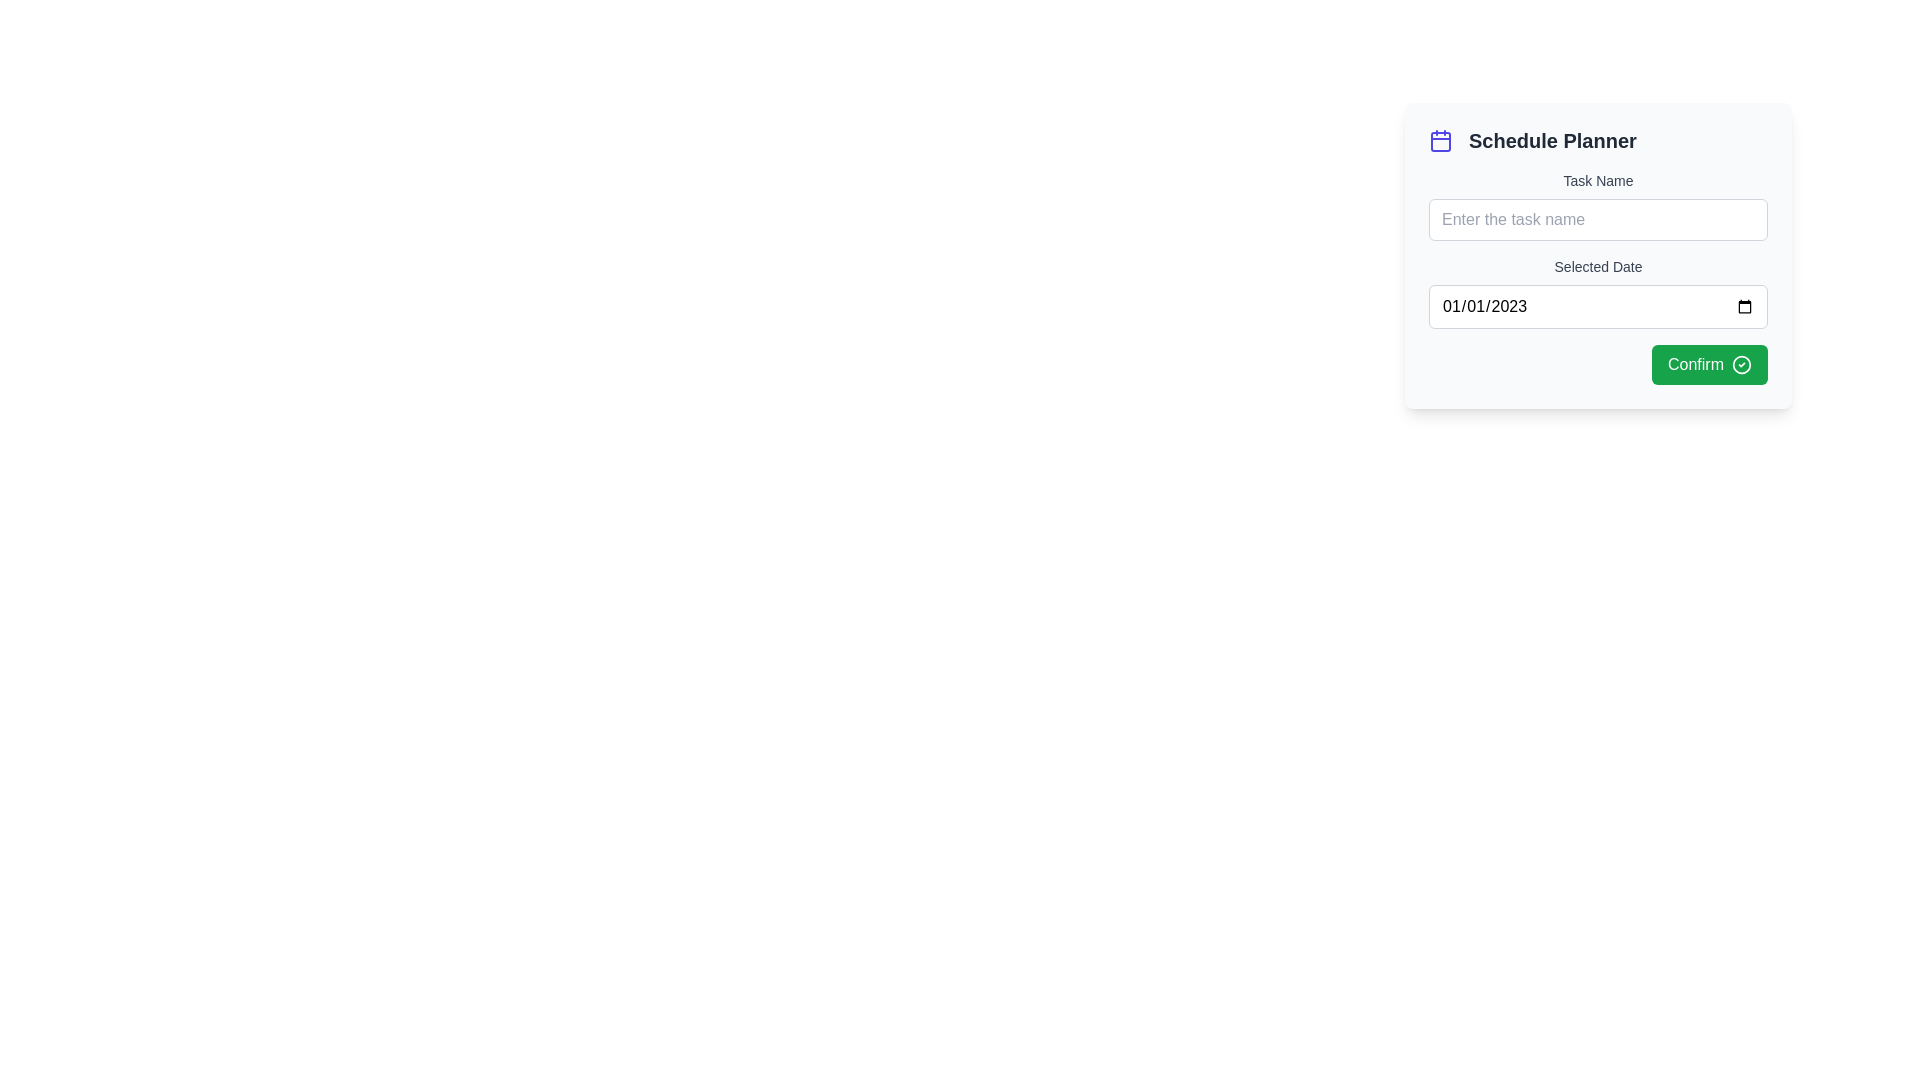 This screenshot has width=1920, height=1080. Describe the element at coordinates (1440, 141) in the screenshot. I see `the primary rectangular body of the calendar icon located in the top-left corner of the Schedule Planner interface` at that location.